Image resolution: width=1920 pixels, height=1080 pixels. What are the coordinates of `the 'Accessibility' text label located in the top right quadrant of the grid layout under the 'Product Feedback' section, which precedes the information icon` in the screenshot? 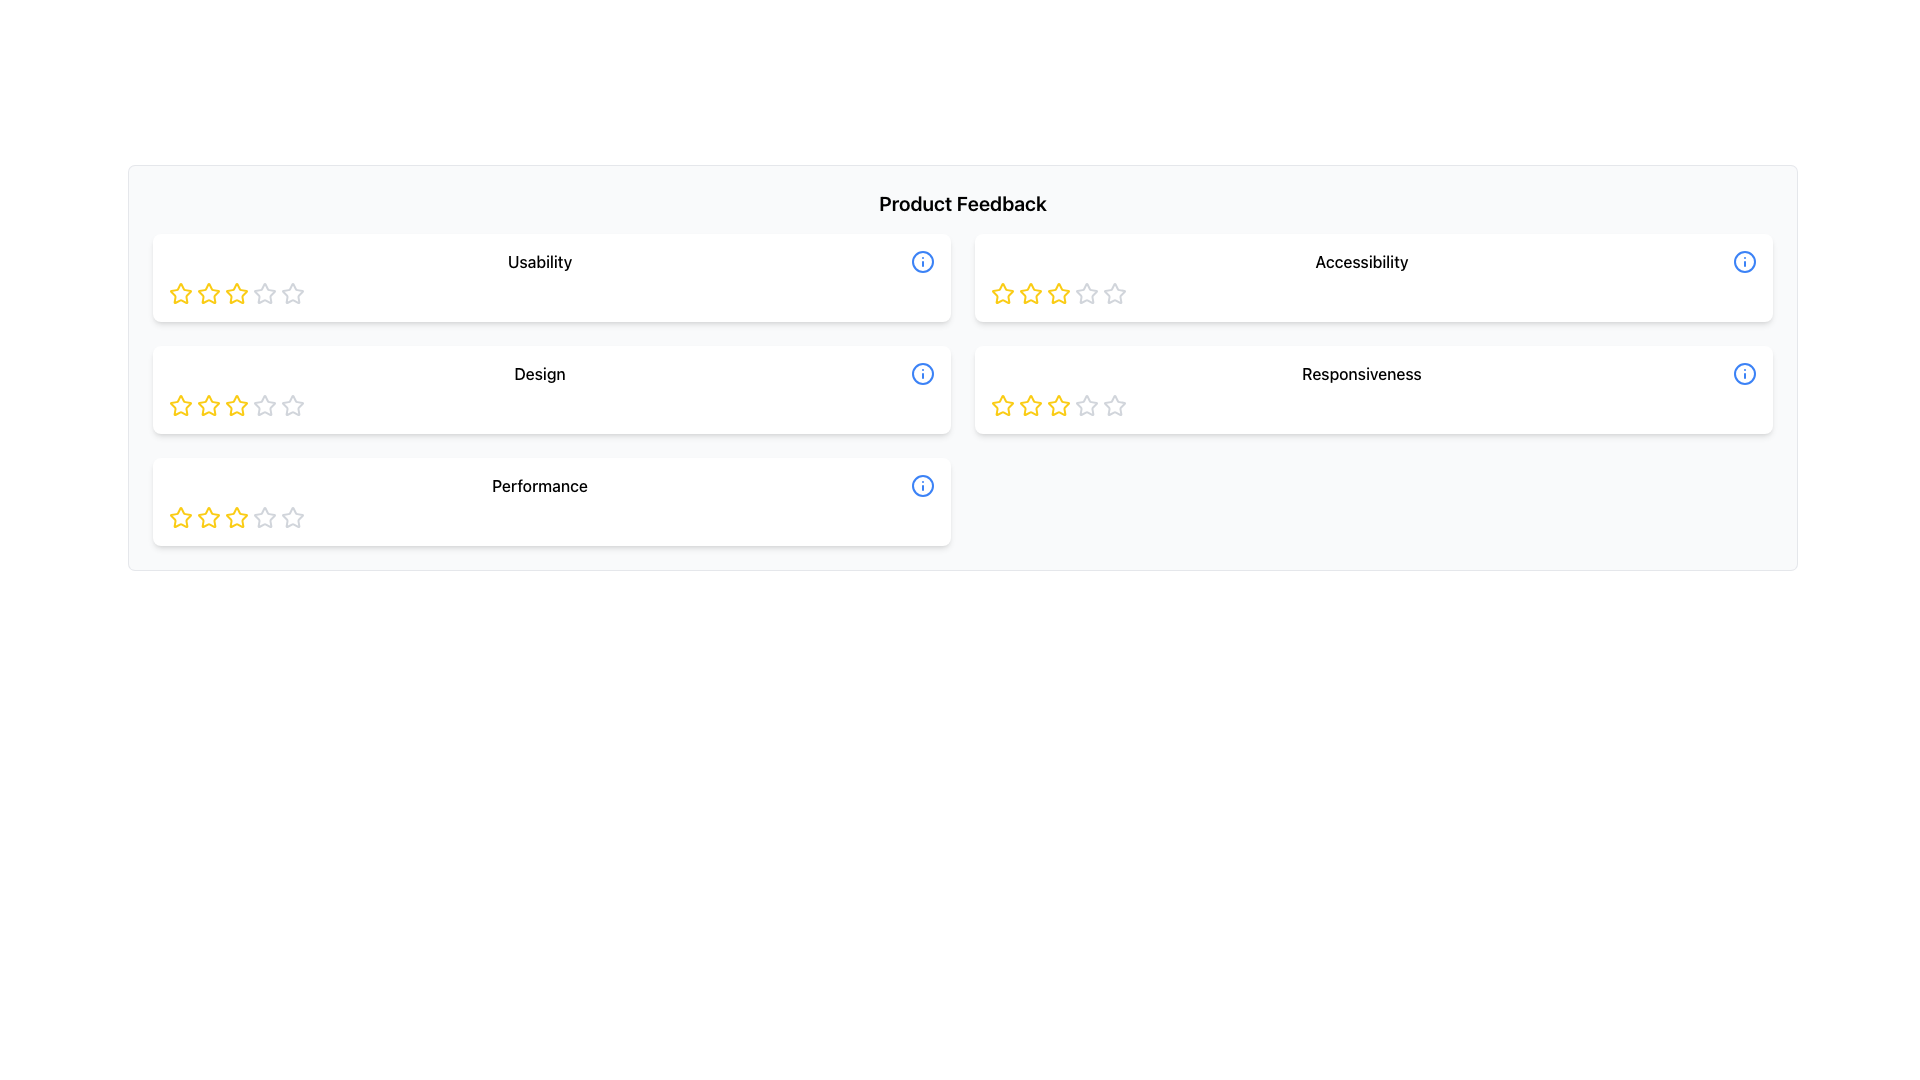 It's located at (1361, 261).